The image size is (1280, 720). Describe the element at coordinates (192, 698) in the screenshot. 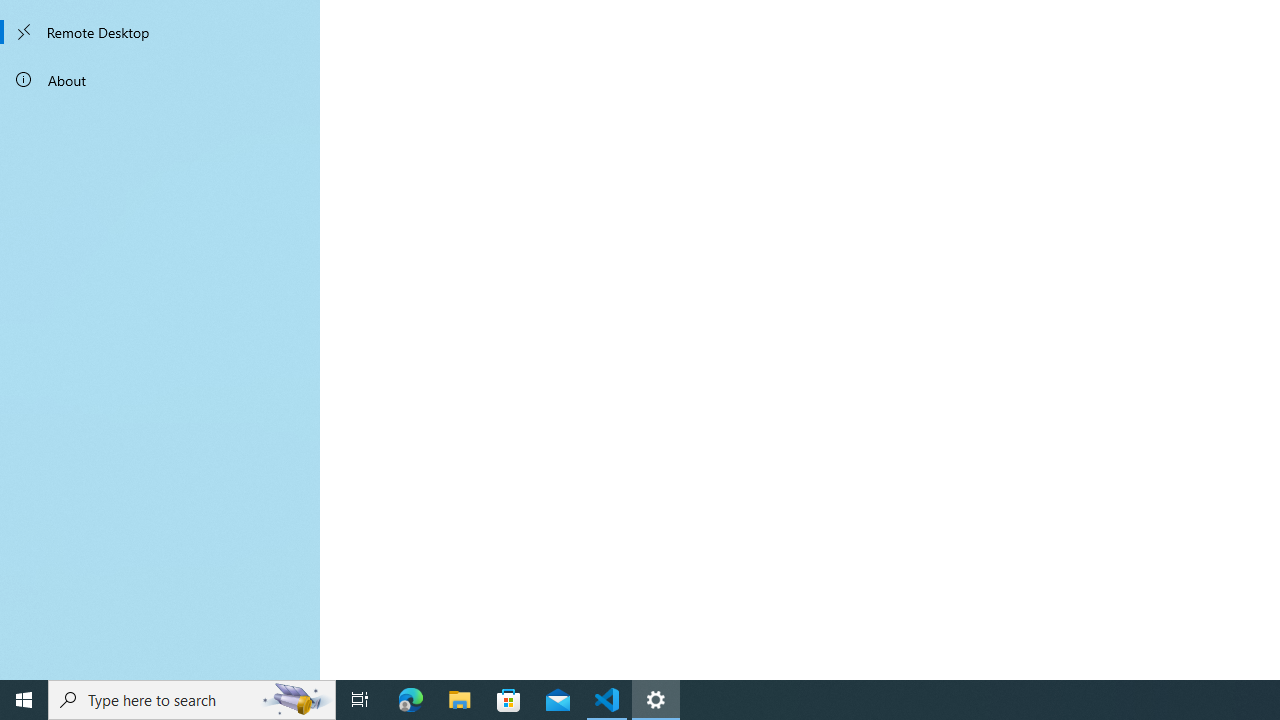

I see `'Type here to search'` at that location.